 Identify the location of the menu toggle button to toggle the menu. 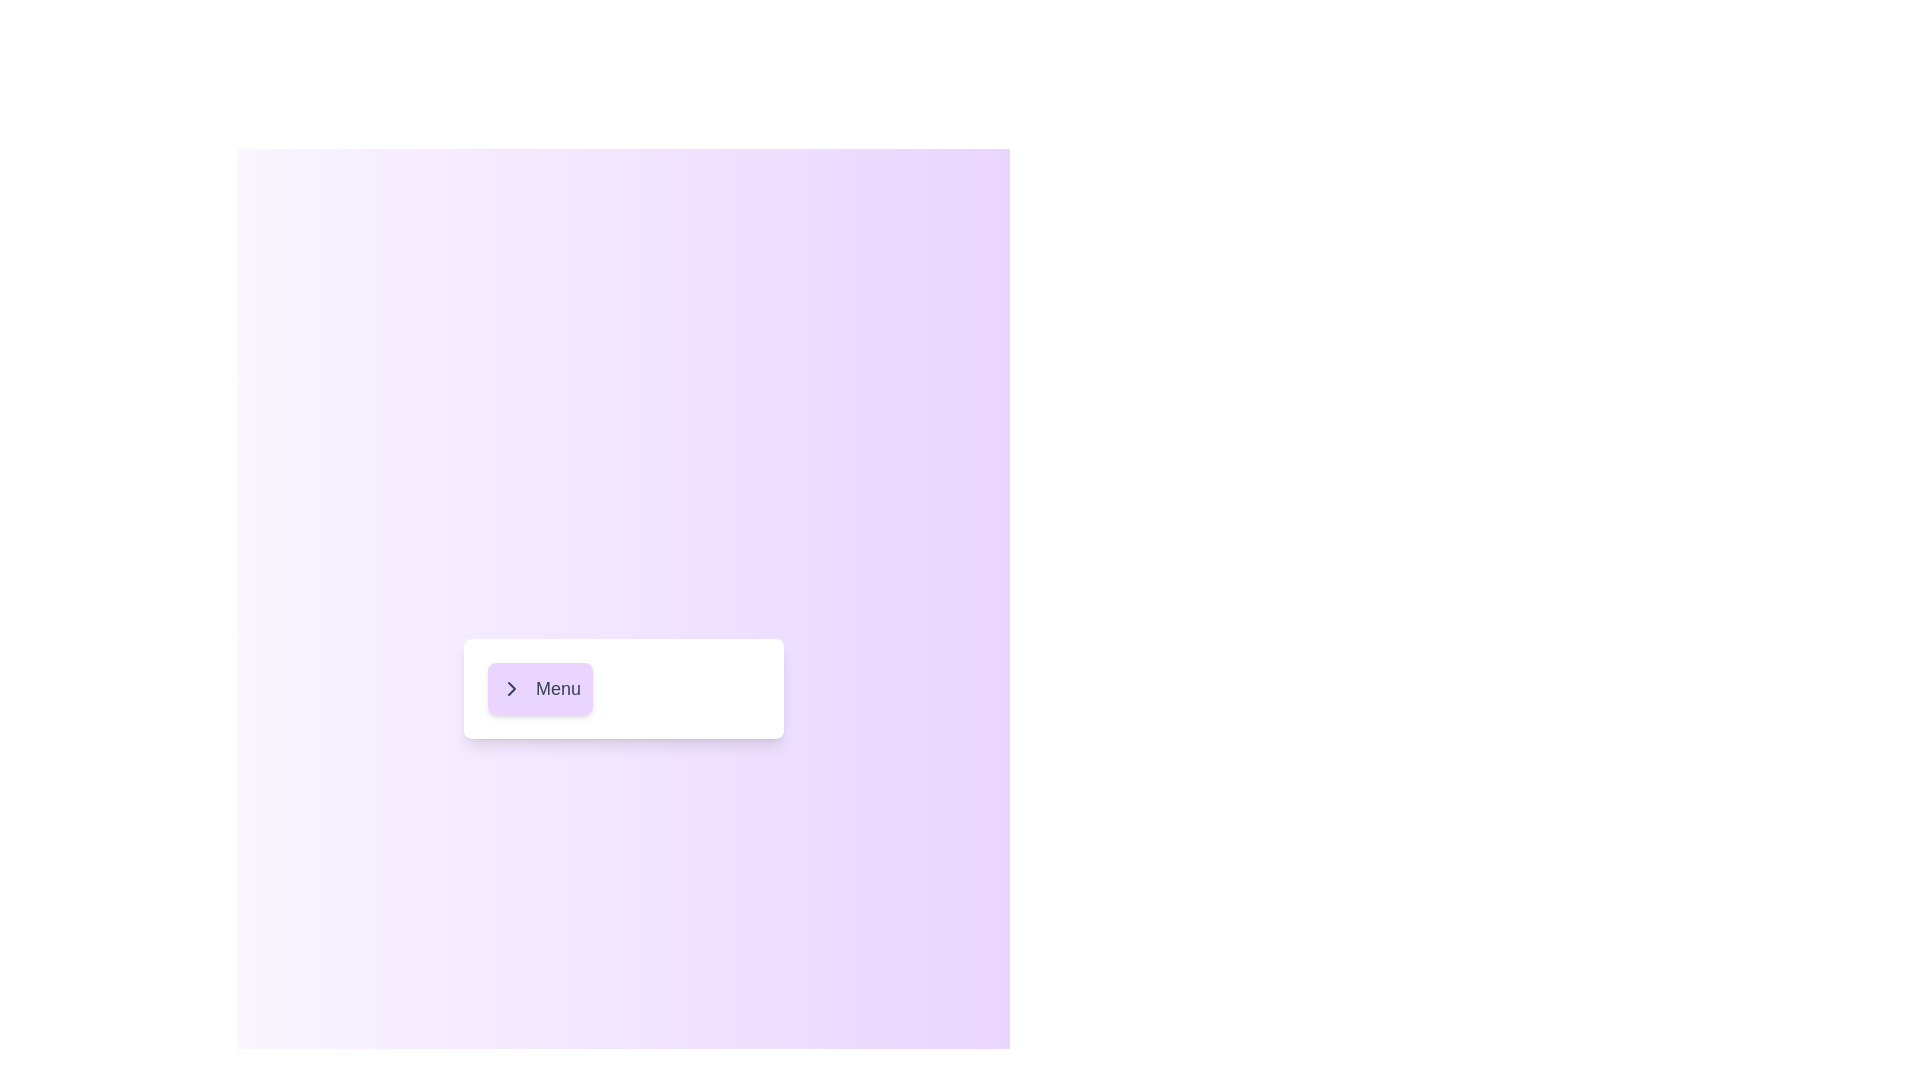
(539, 688).